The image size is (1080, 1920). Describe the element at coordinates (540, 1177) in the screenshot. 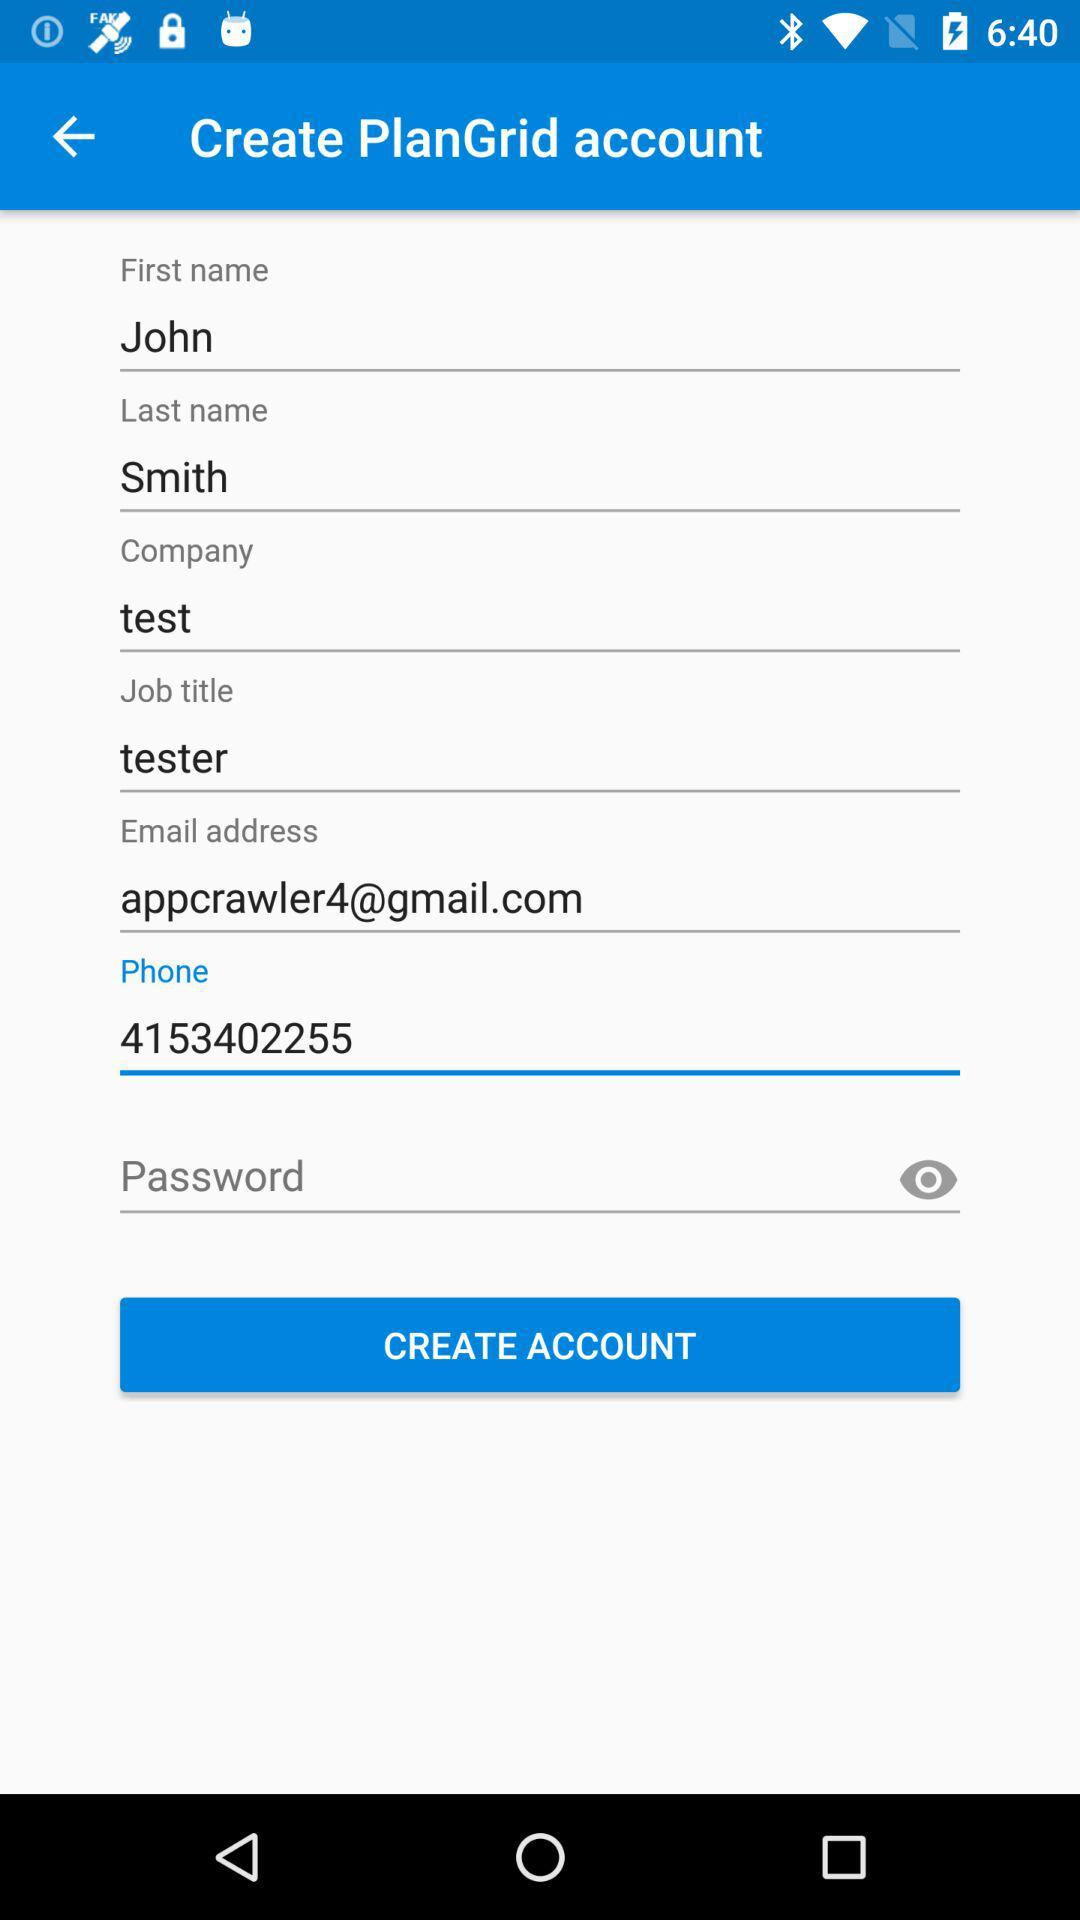

I see `item below 4153402255 item` at that location.